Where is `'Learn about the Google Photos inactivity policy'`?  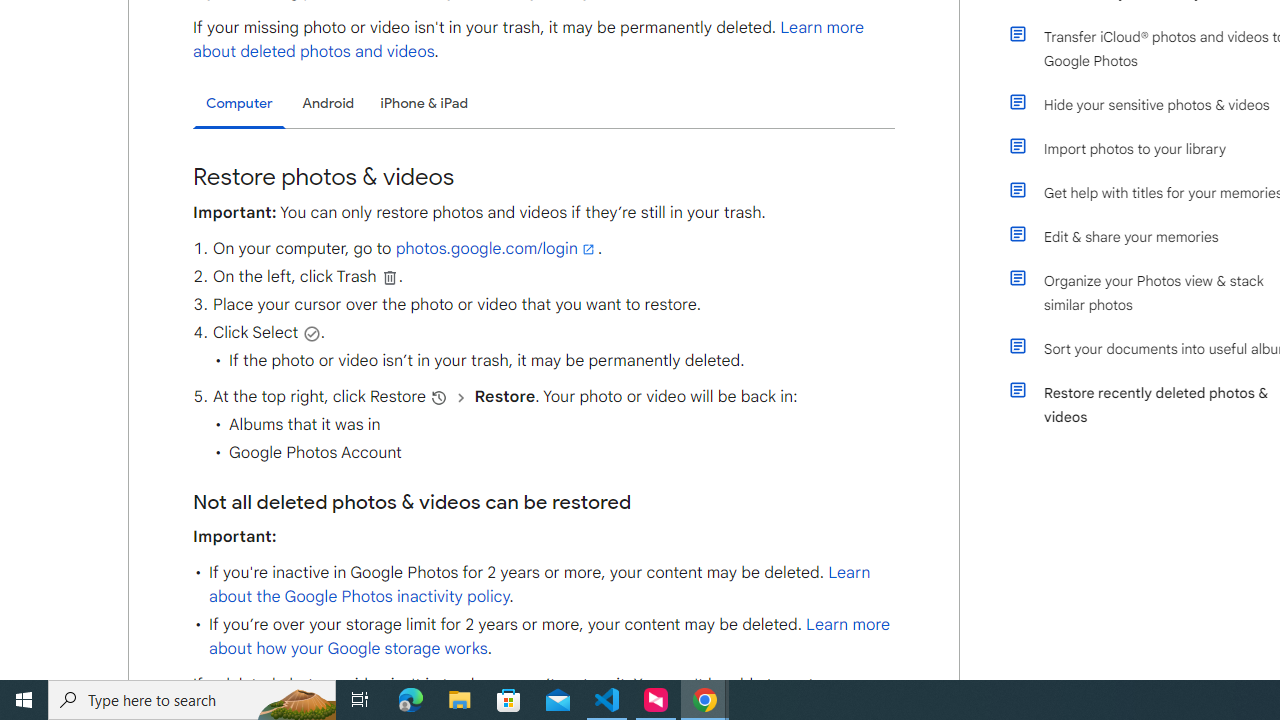
'Learn about the Google Photos inactivity policy' is located at coordinates (539, 585).